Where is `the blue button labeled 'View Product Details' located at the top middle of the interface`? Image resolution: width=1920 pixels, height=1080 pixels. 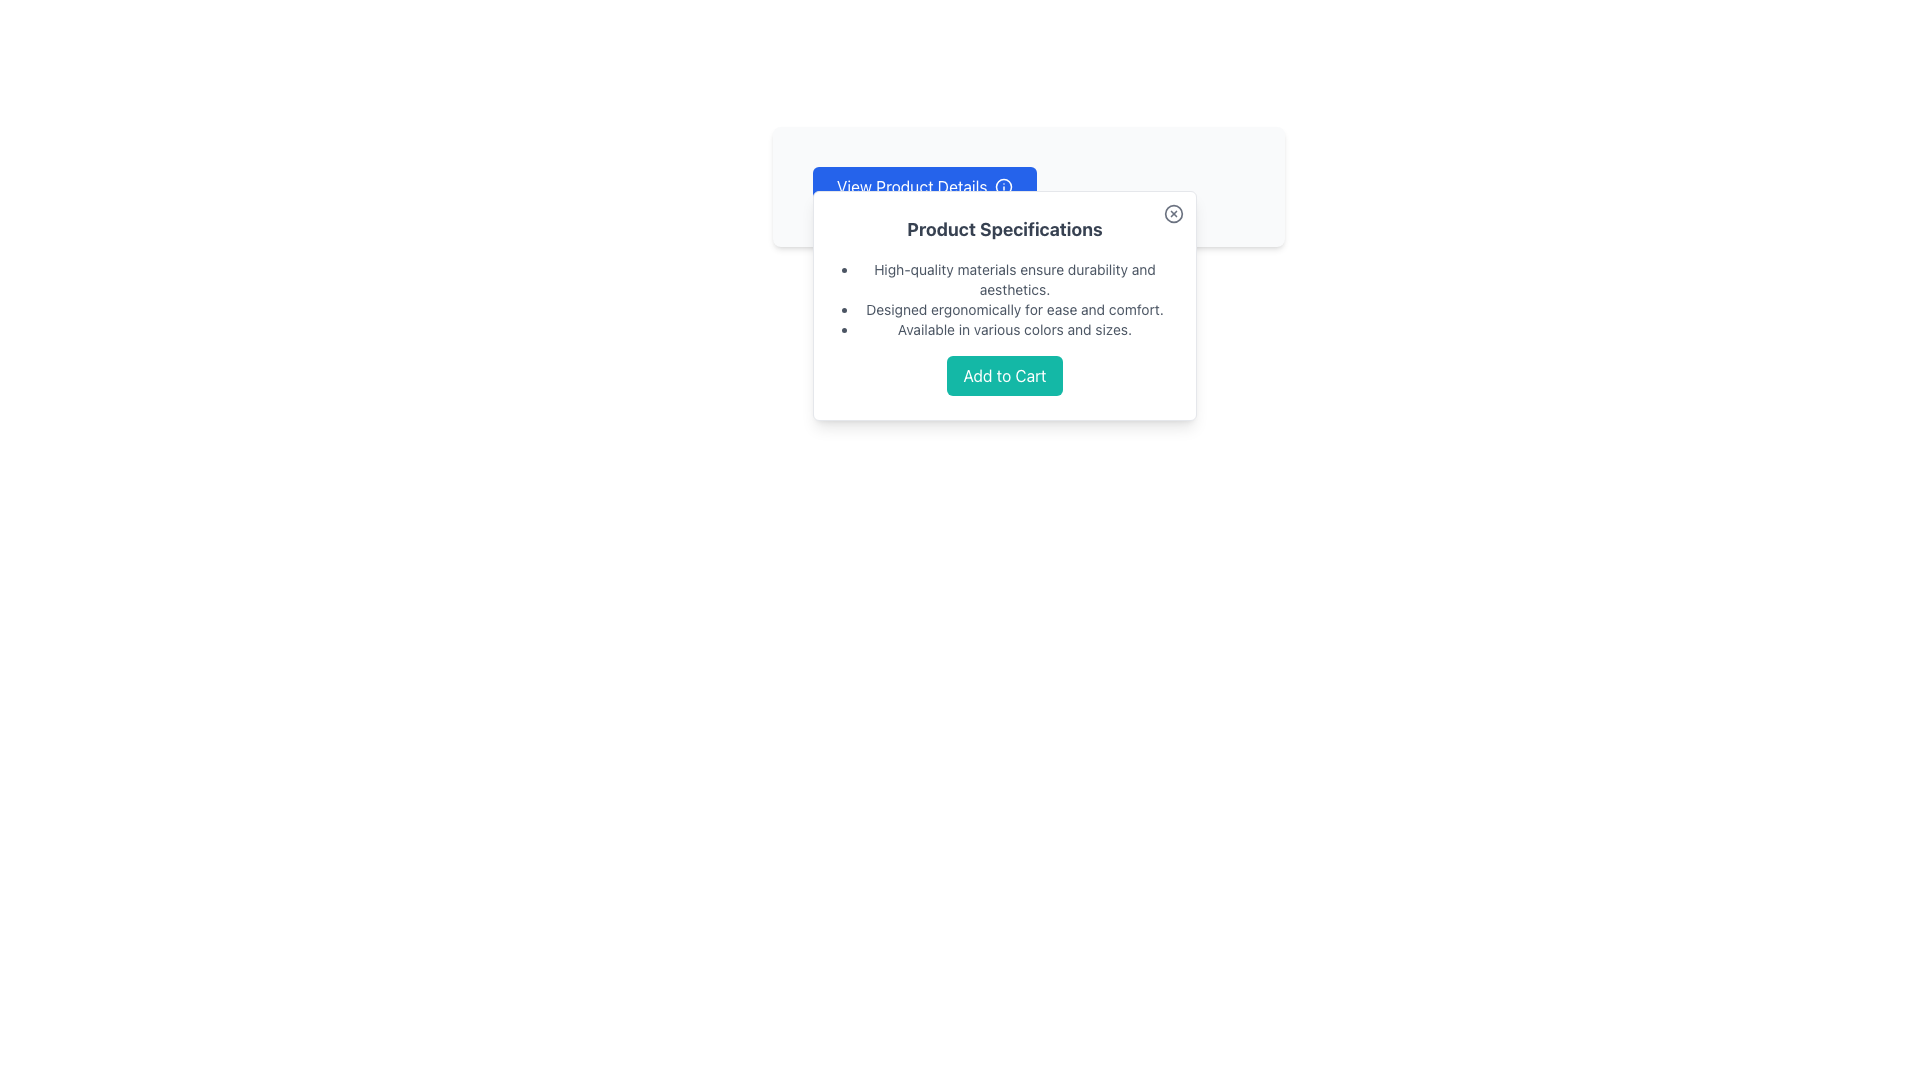
the blue button labeled 'View Product Details' located at the top middle of the interface is located at coordinates (924, 186).